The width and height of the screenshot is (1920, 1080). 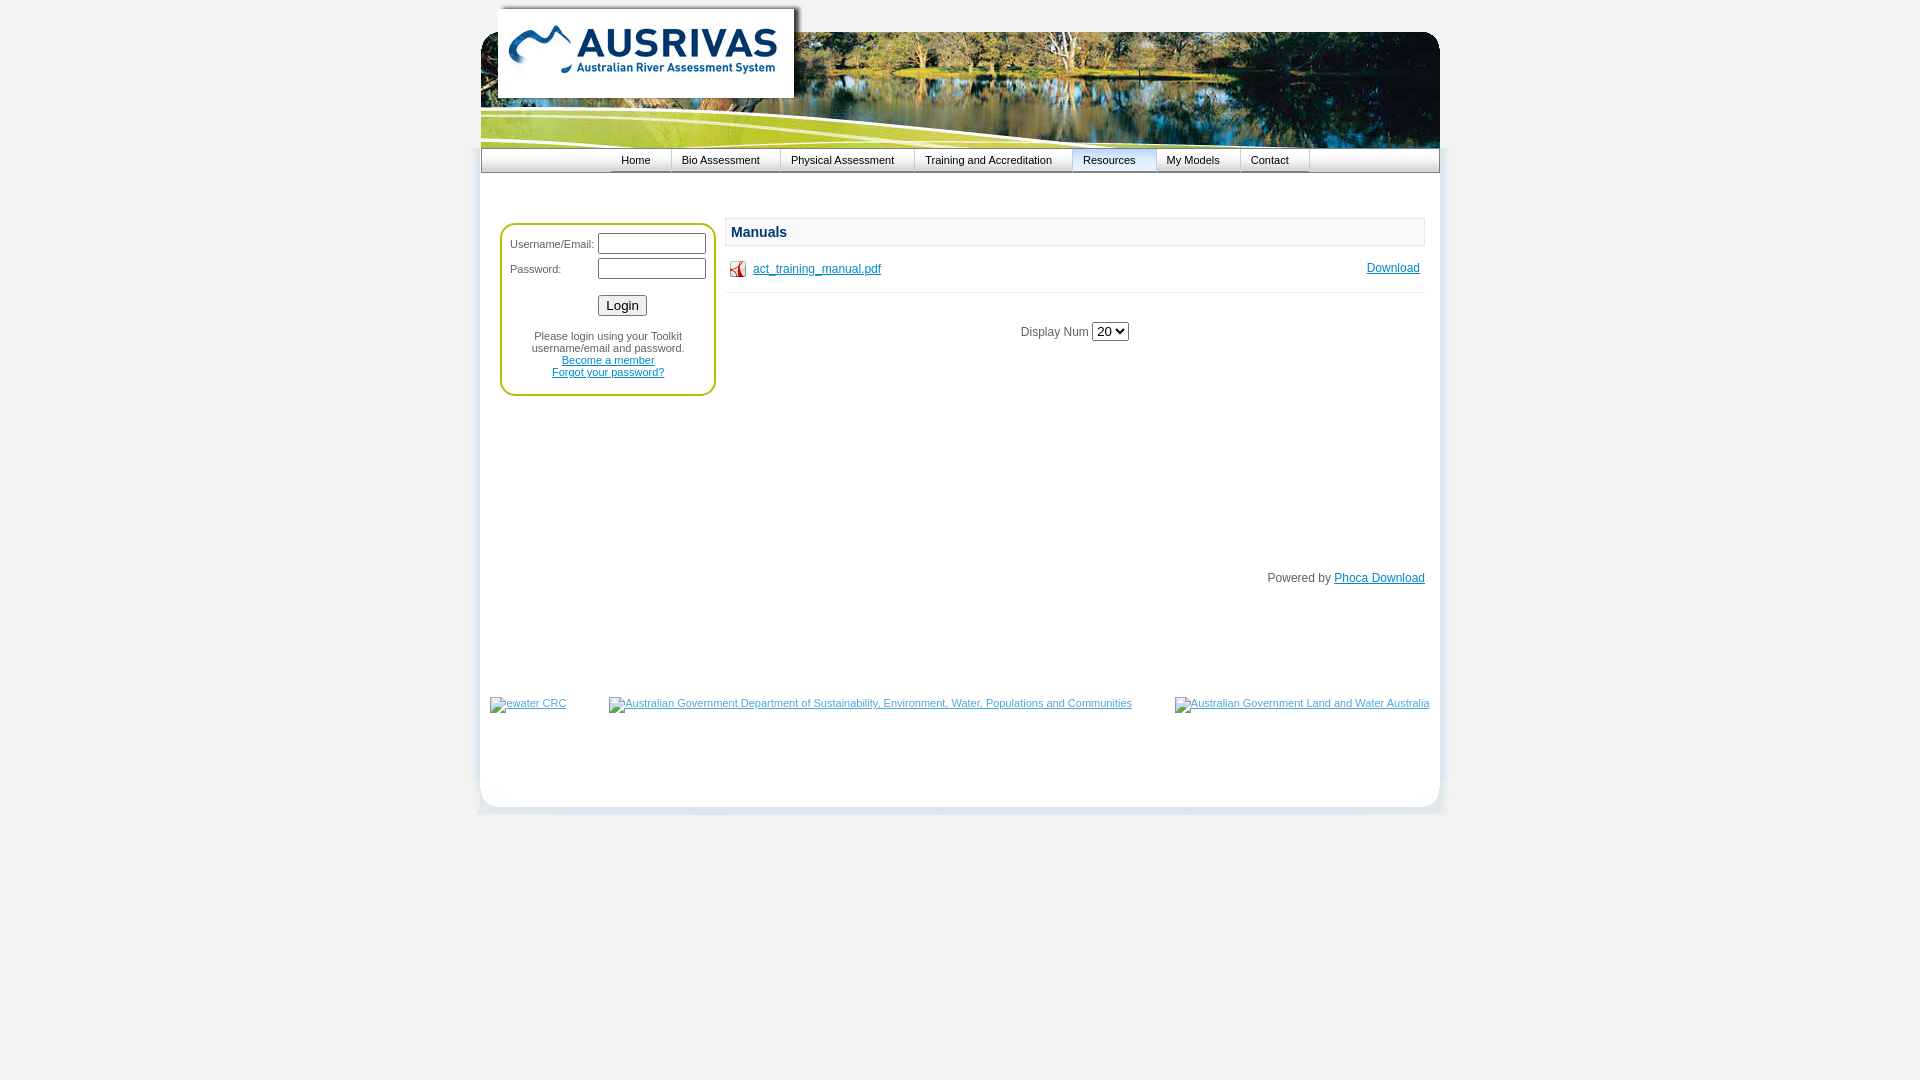 I want to click on 'Home', so click(x=640, y=158).